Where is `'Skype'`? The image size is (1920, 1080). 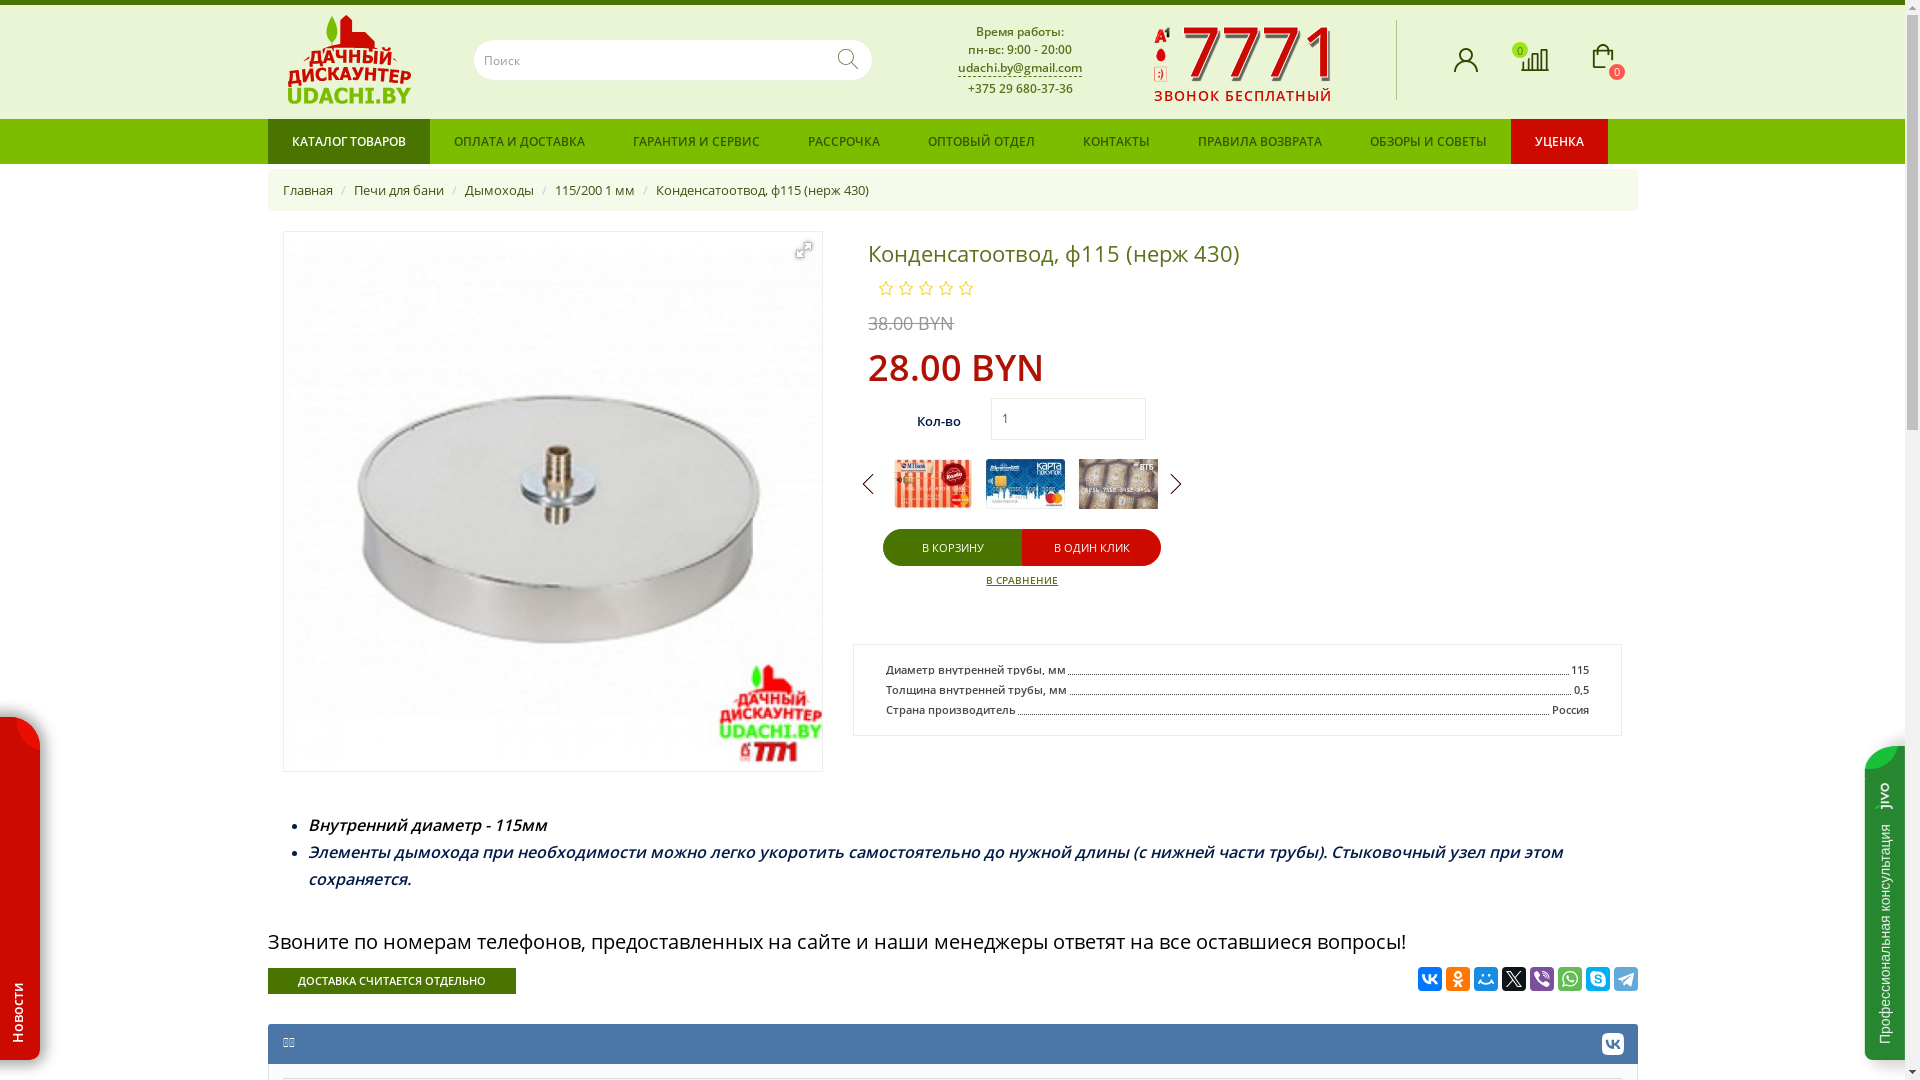
'Skype' is located at coordinates (1597, 978).